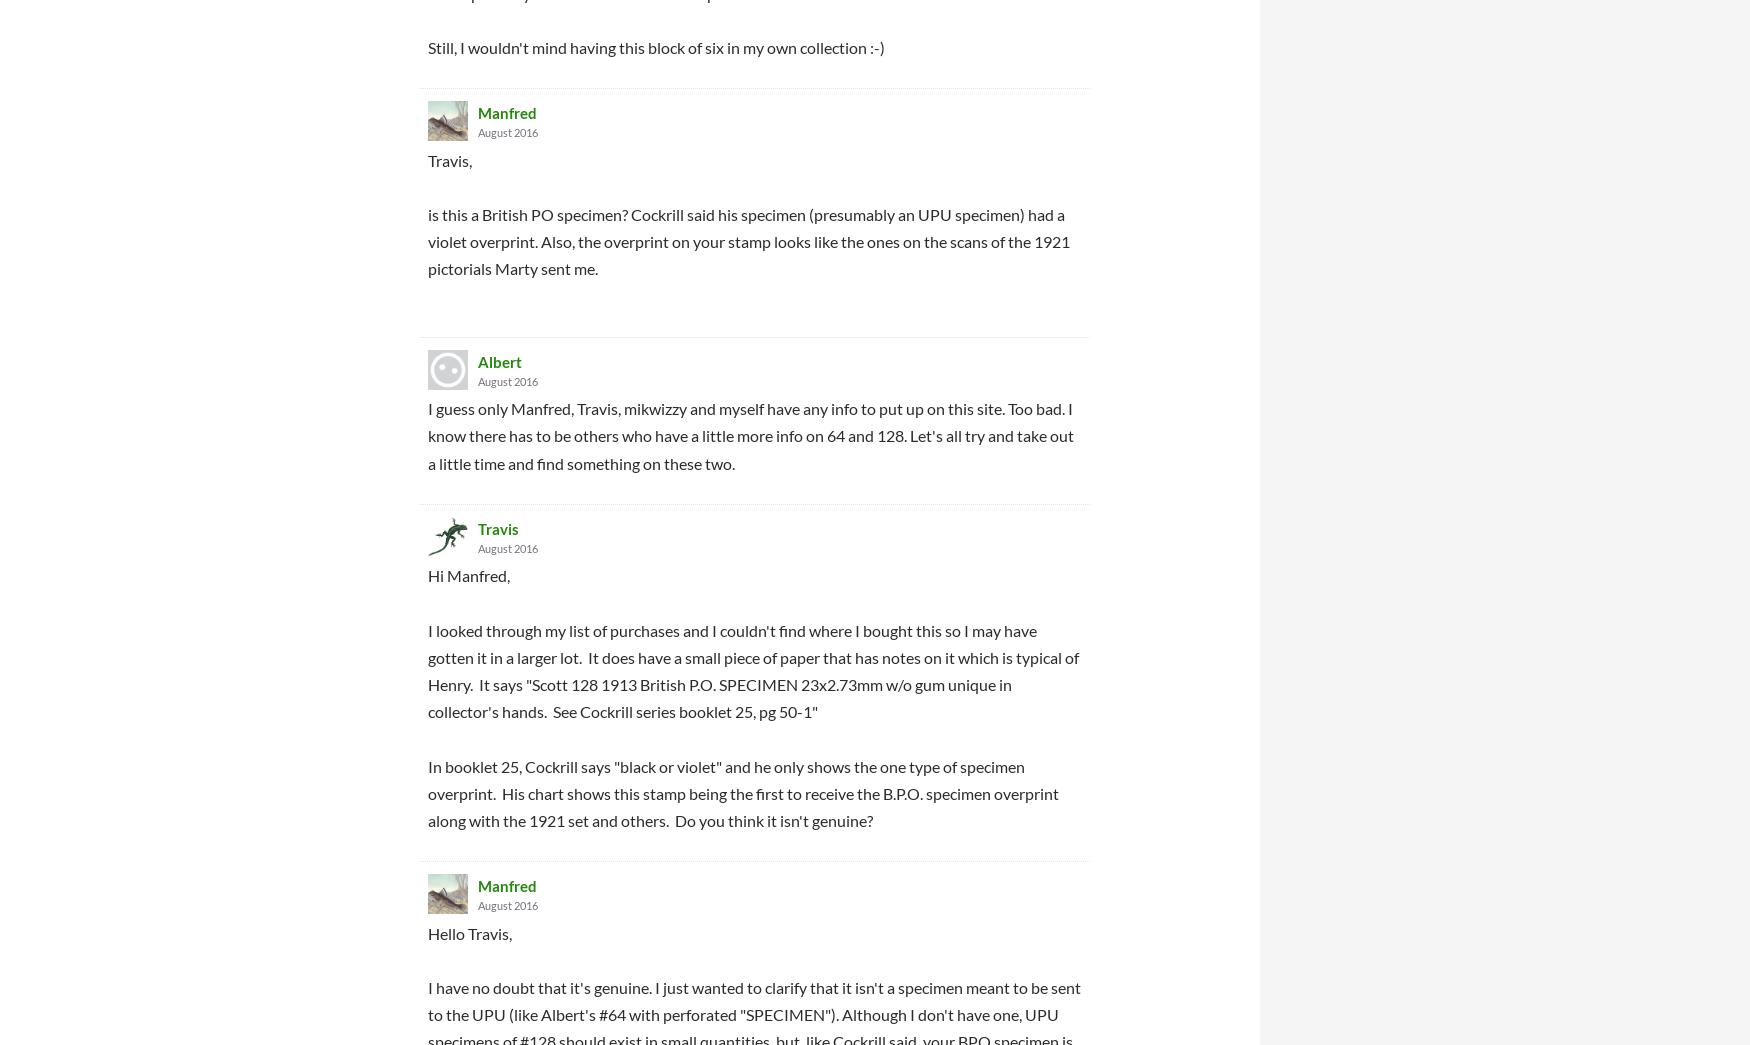  I want to click on 'Travis,', so click(449, 158).